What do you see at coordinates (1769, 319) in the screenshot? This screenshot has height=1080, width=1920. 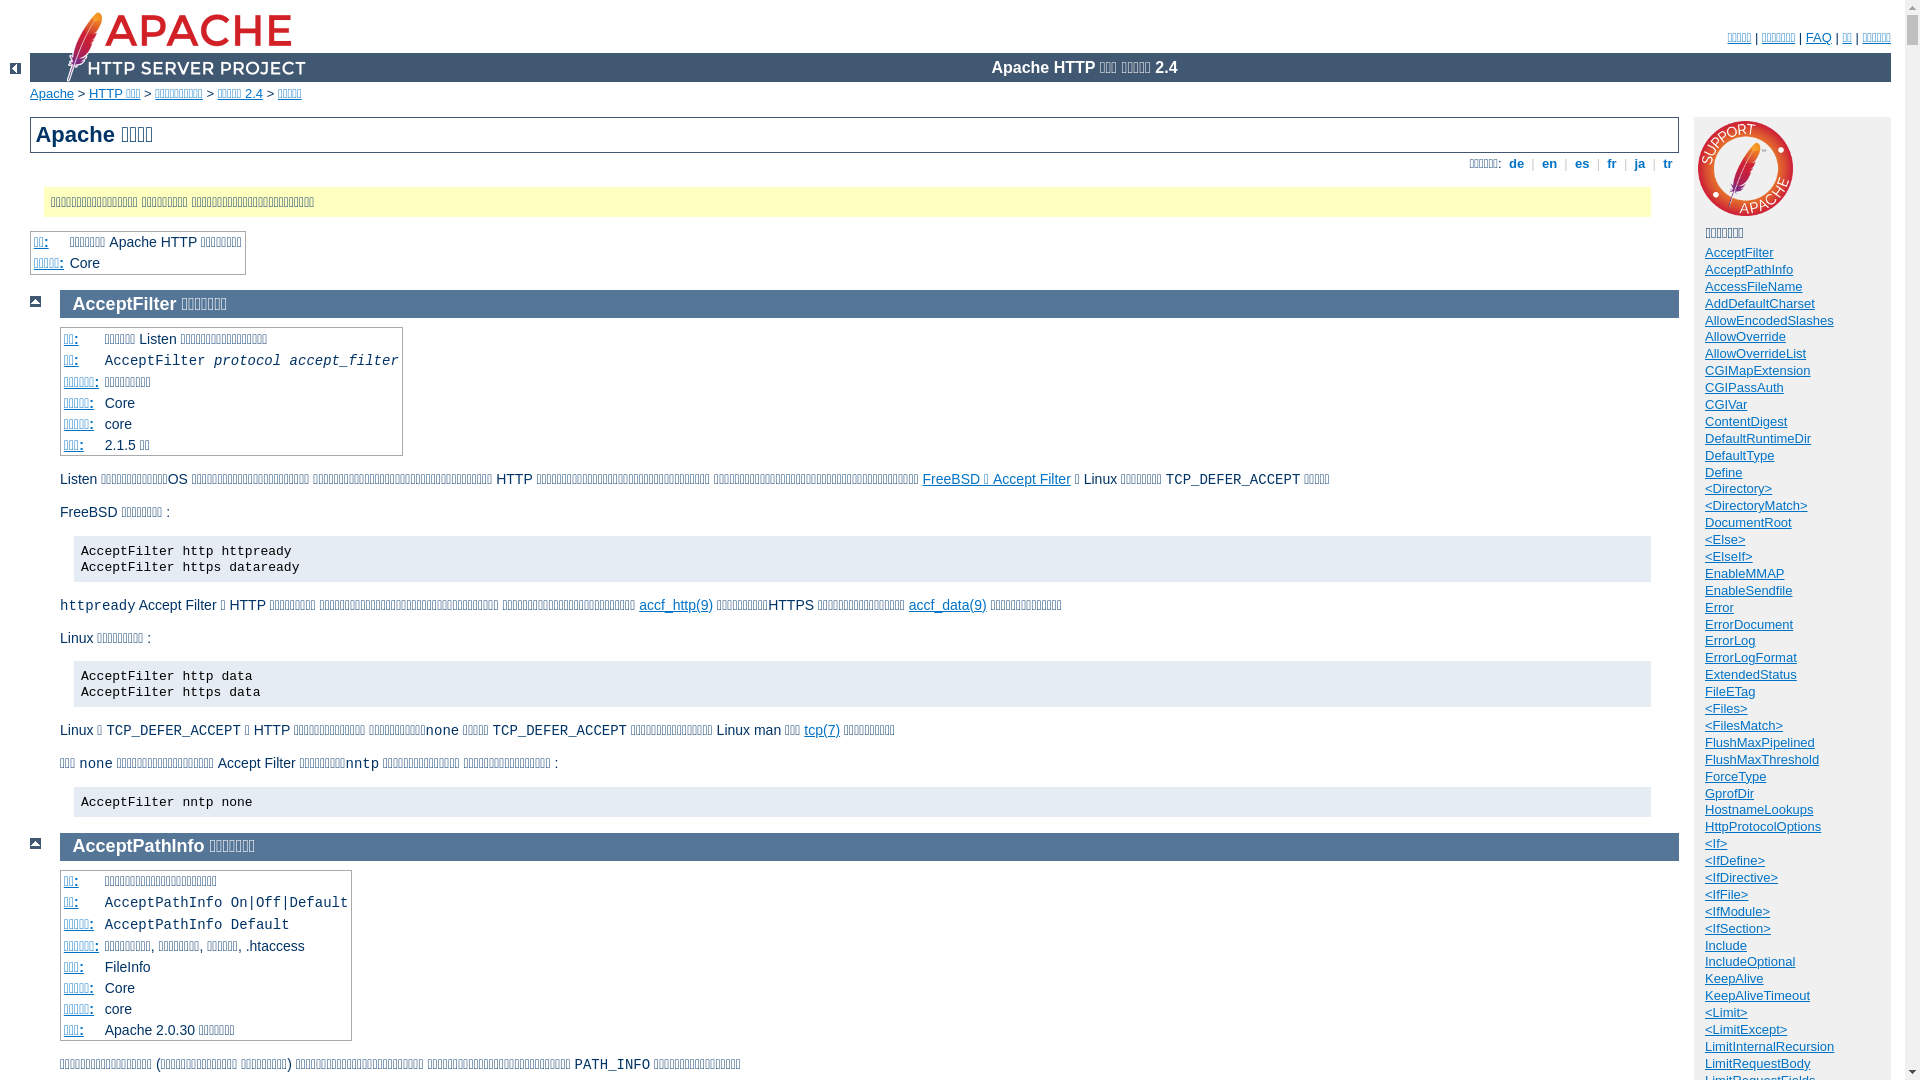 I see `'AllowEncodedSlashes'` at bounding box center [1769, 319].